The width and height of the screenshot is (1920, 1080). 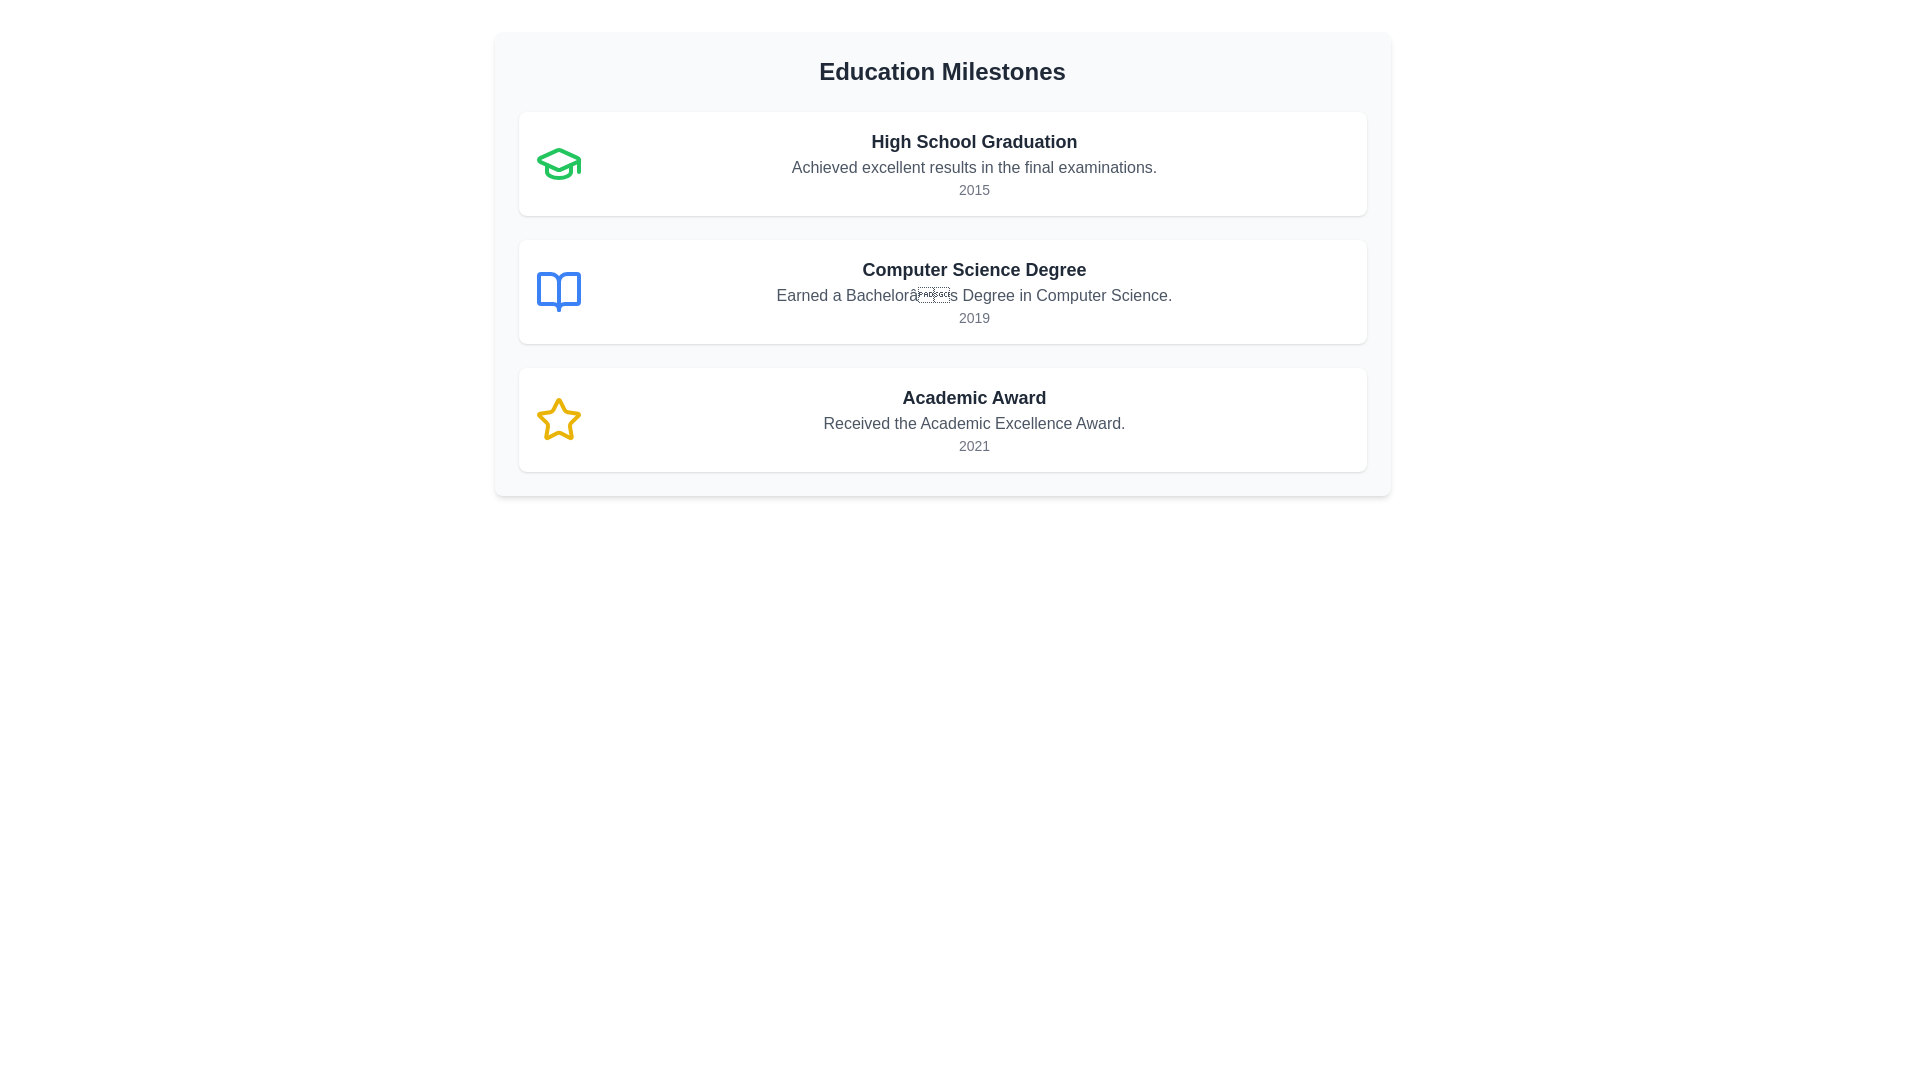 I want to click on the bold text label reading 'High School Graduation' located at the top of the educational milestones list, so click(x=974, y=141).